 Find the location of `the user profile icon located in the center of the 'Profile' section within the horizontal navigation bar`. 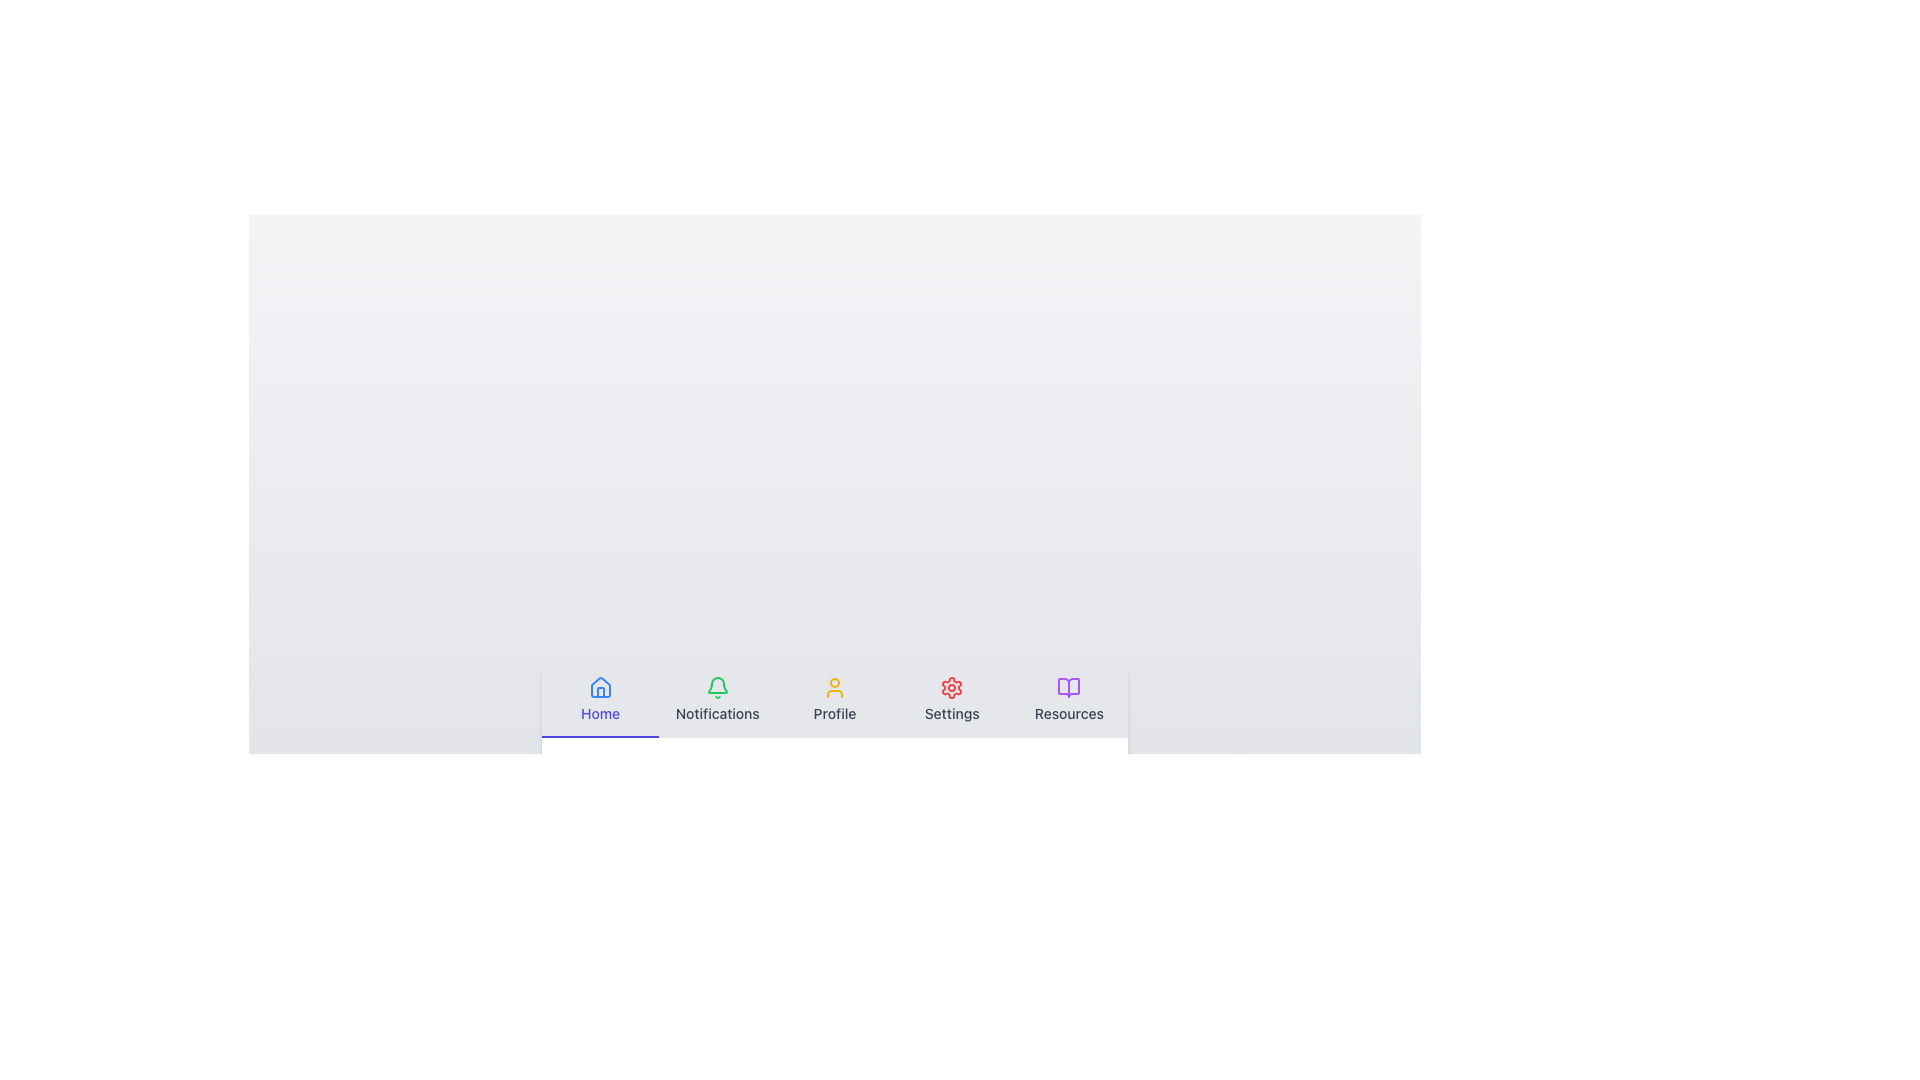

the user profile icon located in the center of the 'Profile' section within the horizontal navigation bar is located at coordinates (835, 686).